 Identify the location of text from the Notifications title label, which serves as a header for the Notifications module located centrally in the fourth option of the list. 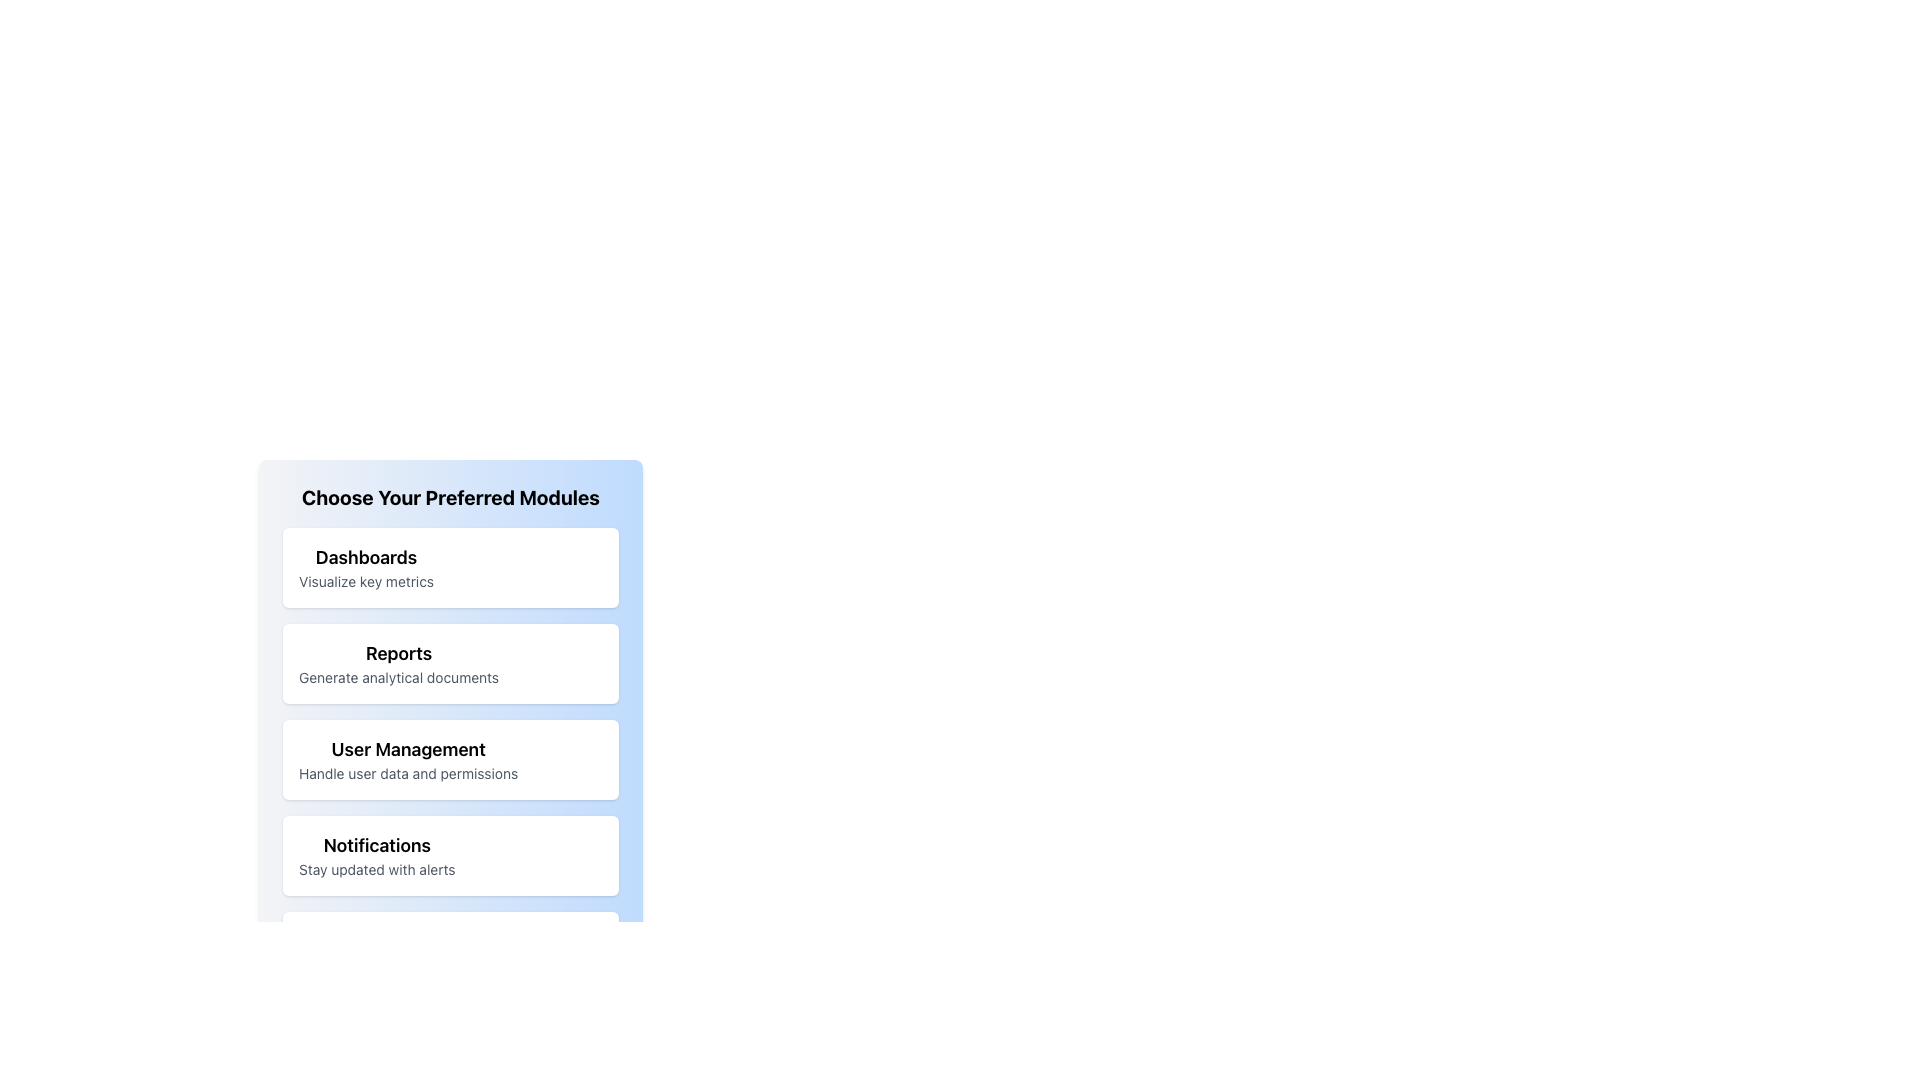
(377, 845).